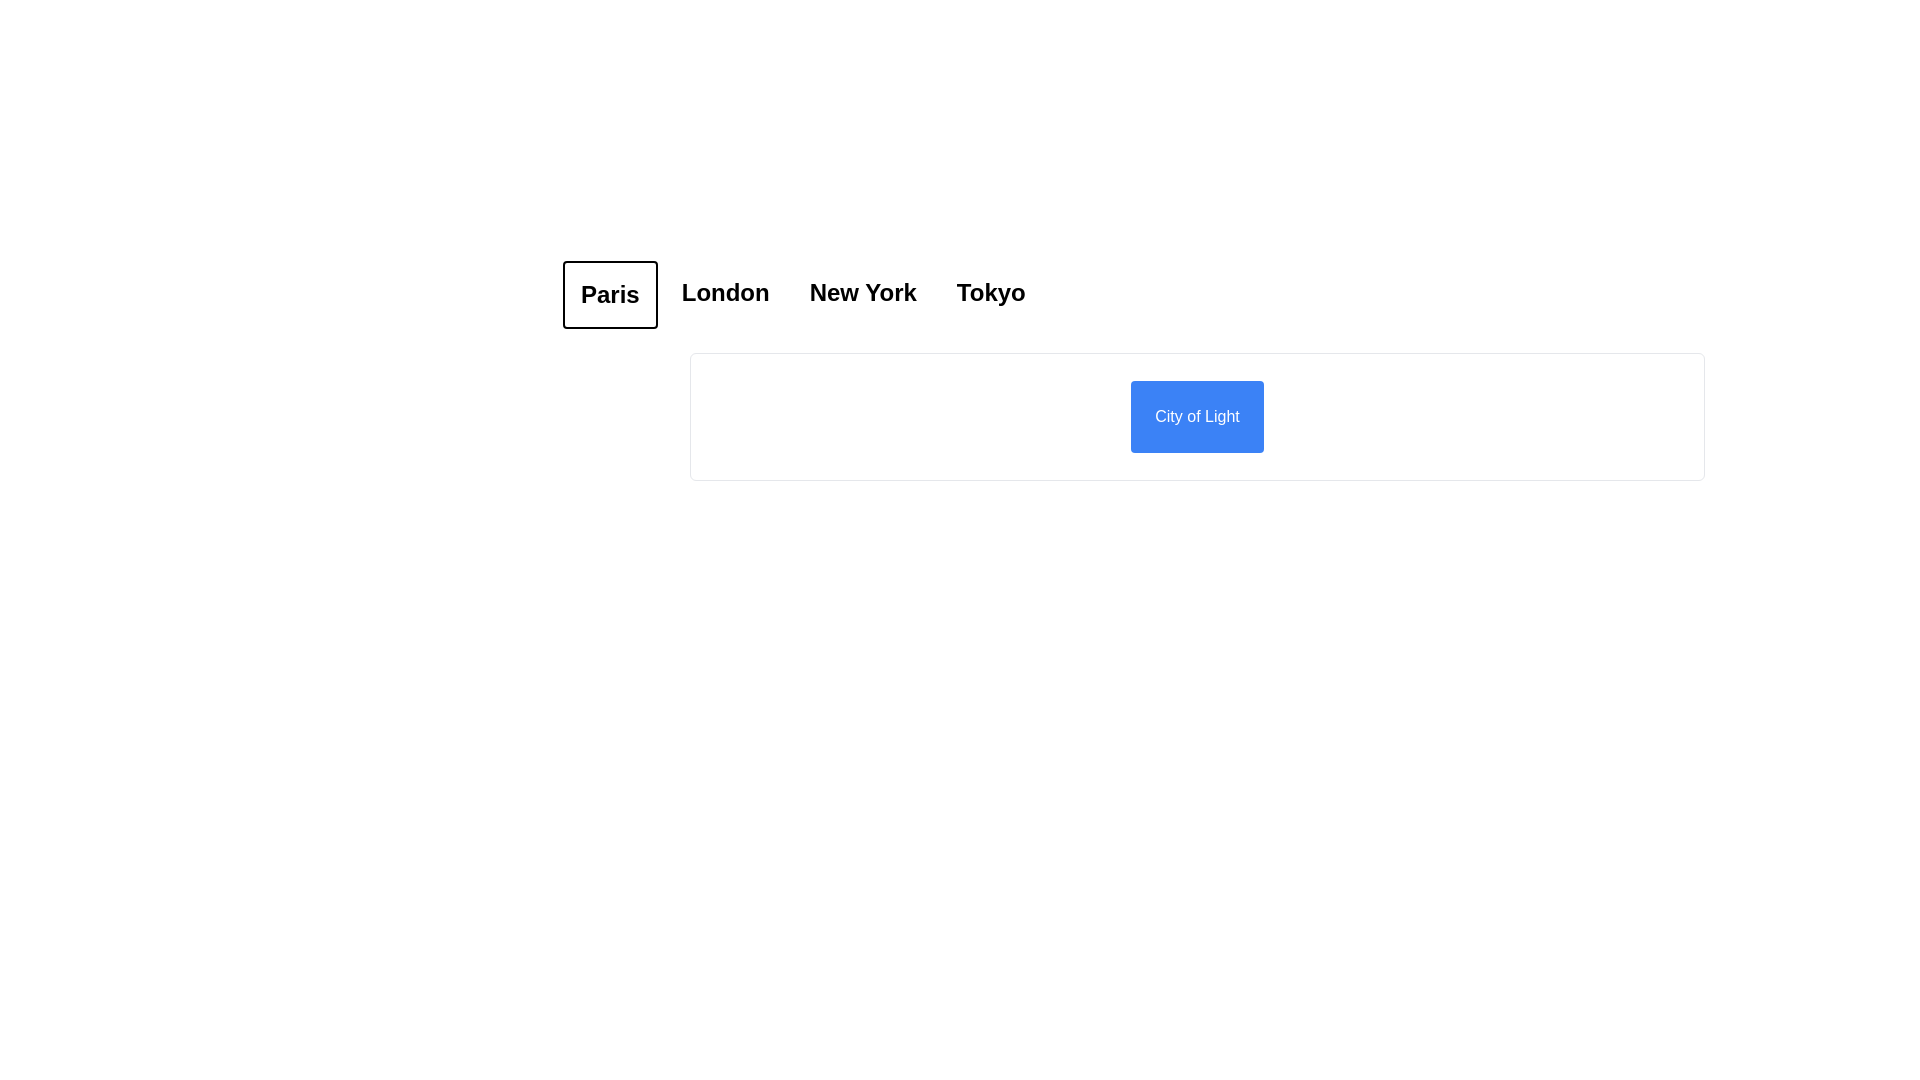  I want to click on the selectable label/button representing the city 'Tokyo', so click(991, 294).